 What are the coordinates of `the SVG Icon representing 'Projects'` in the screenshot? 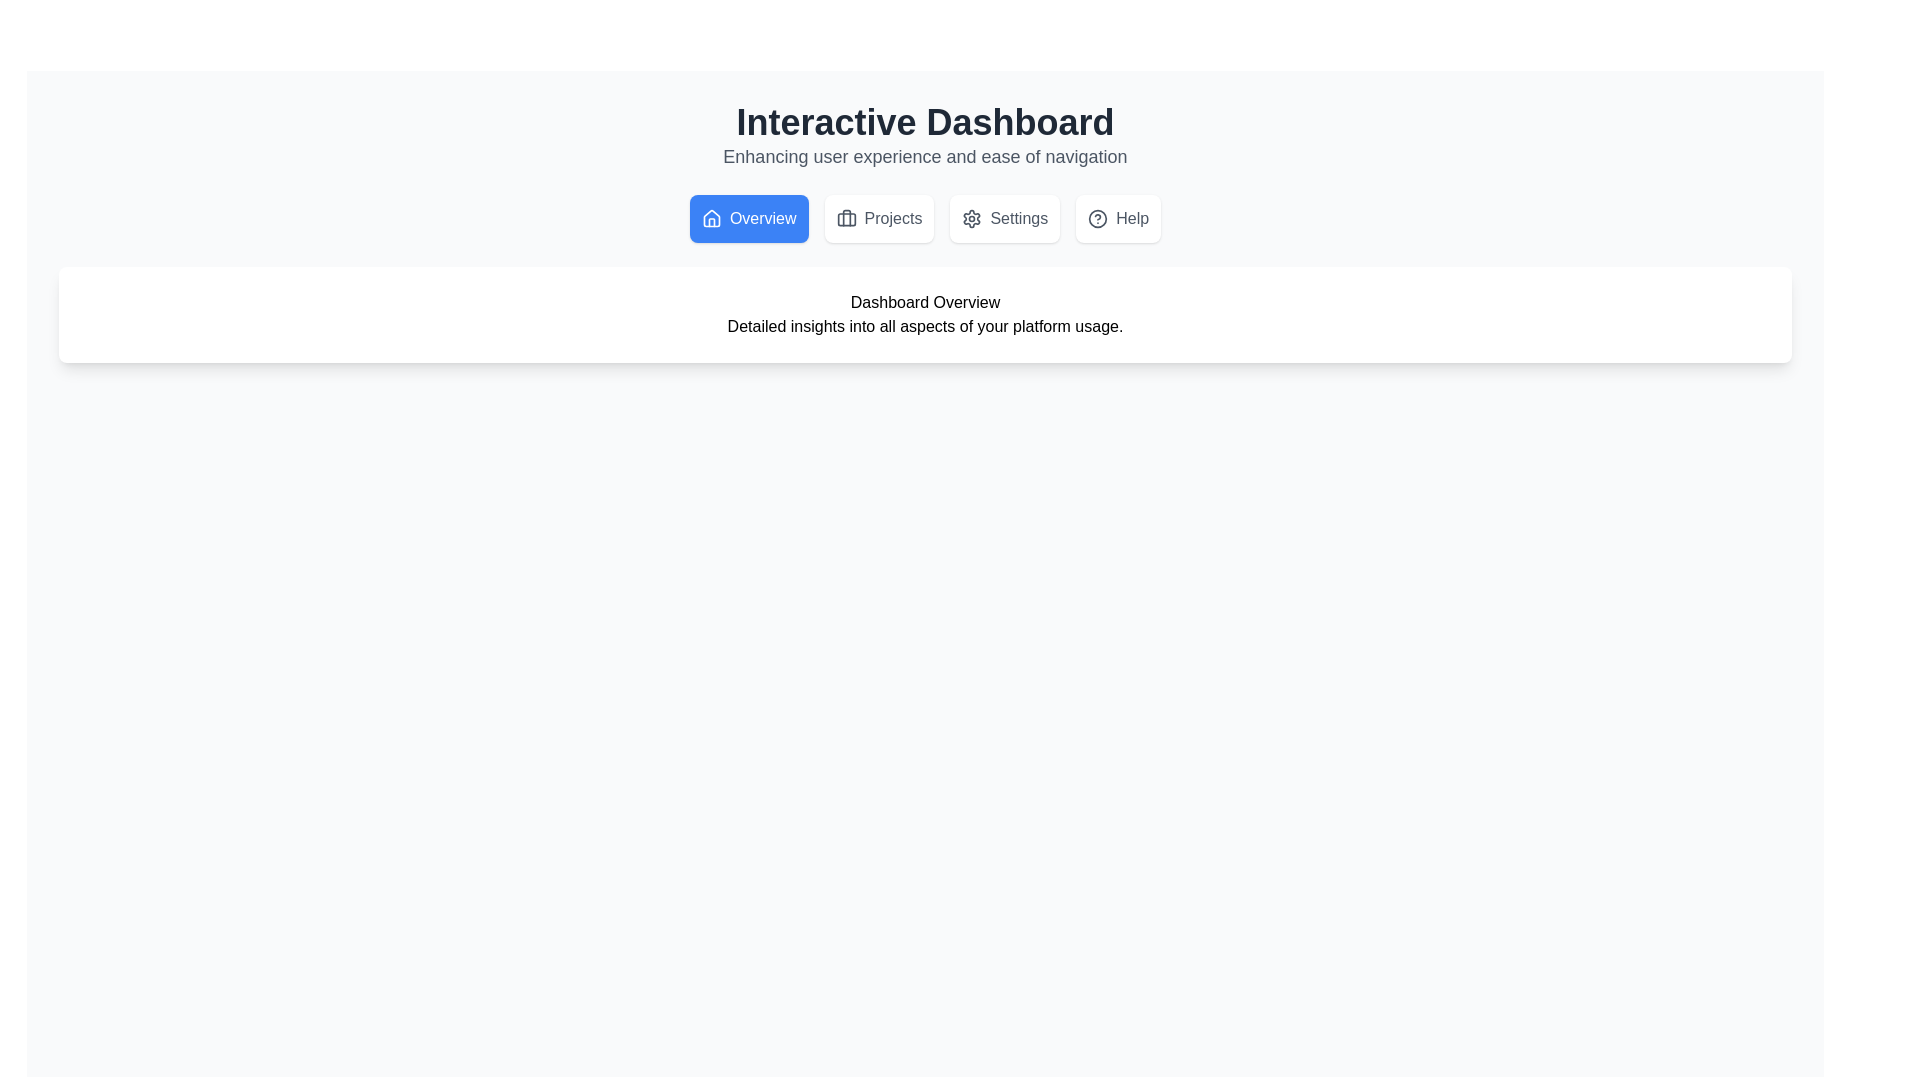 It's located at (846, 219).